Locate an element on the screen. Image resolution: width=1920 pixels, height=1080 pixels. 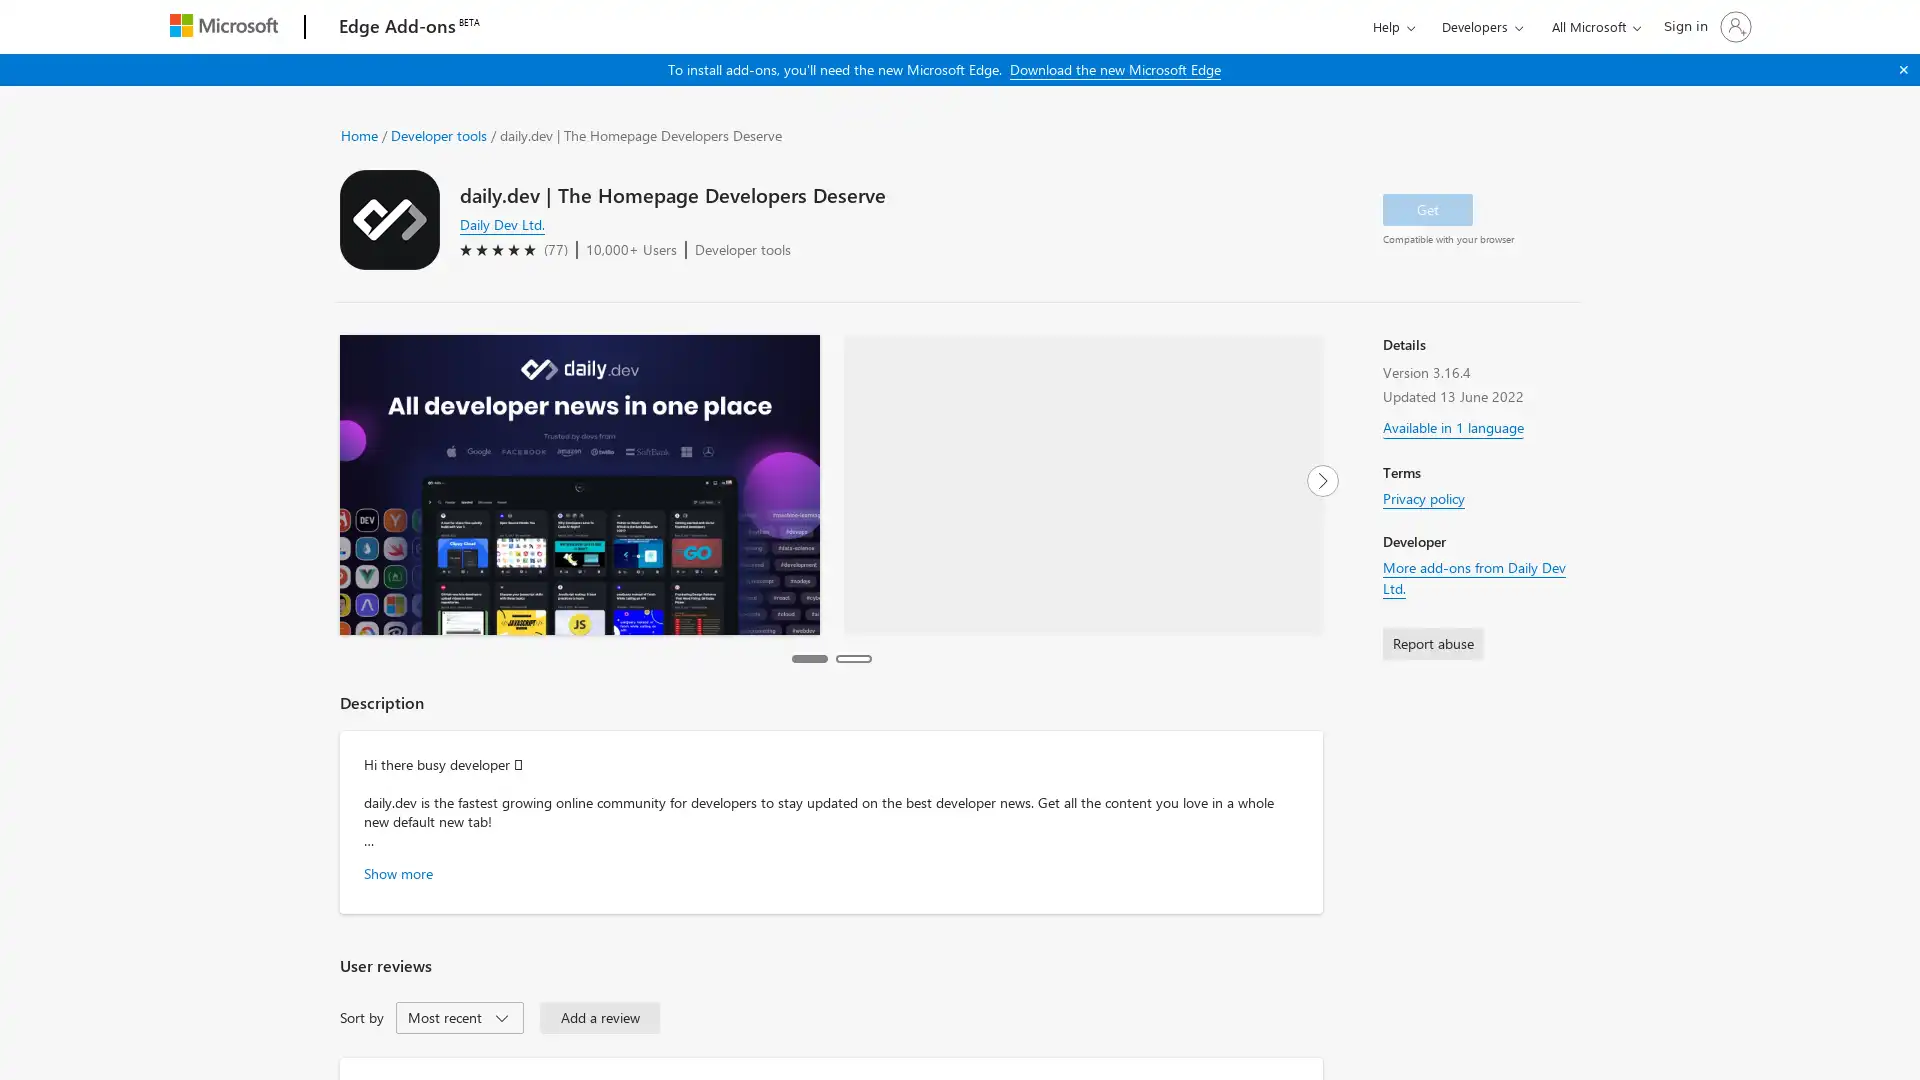
Developers is located at coordinates (1482, 26).